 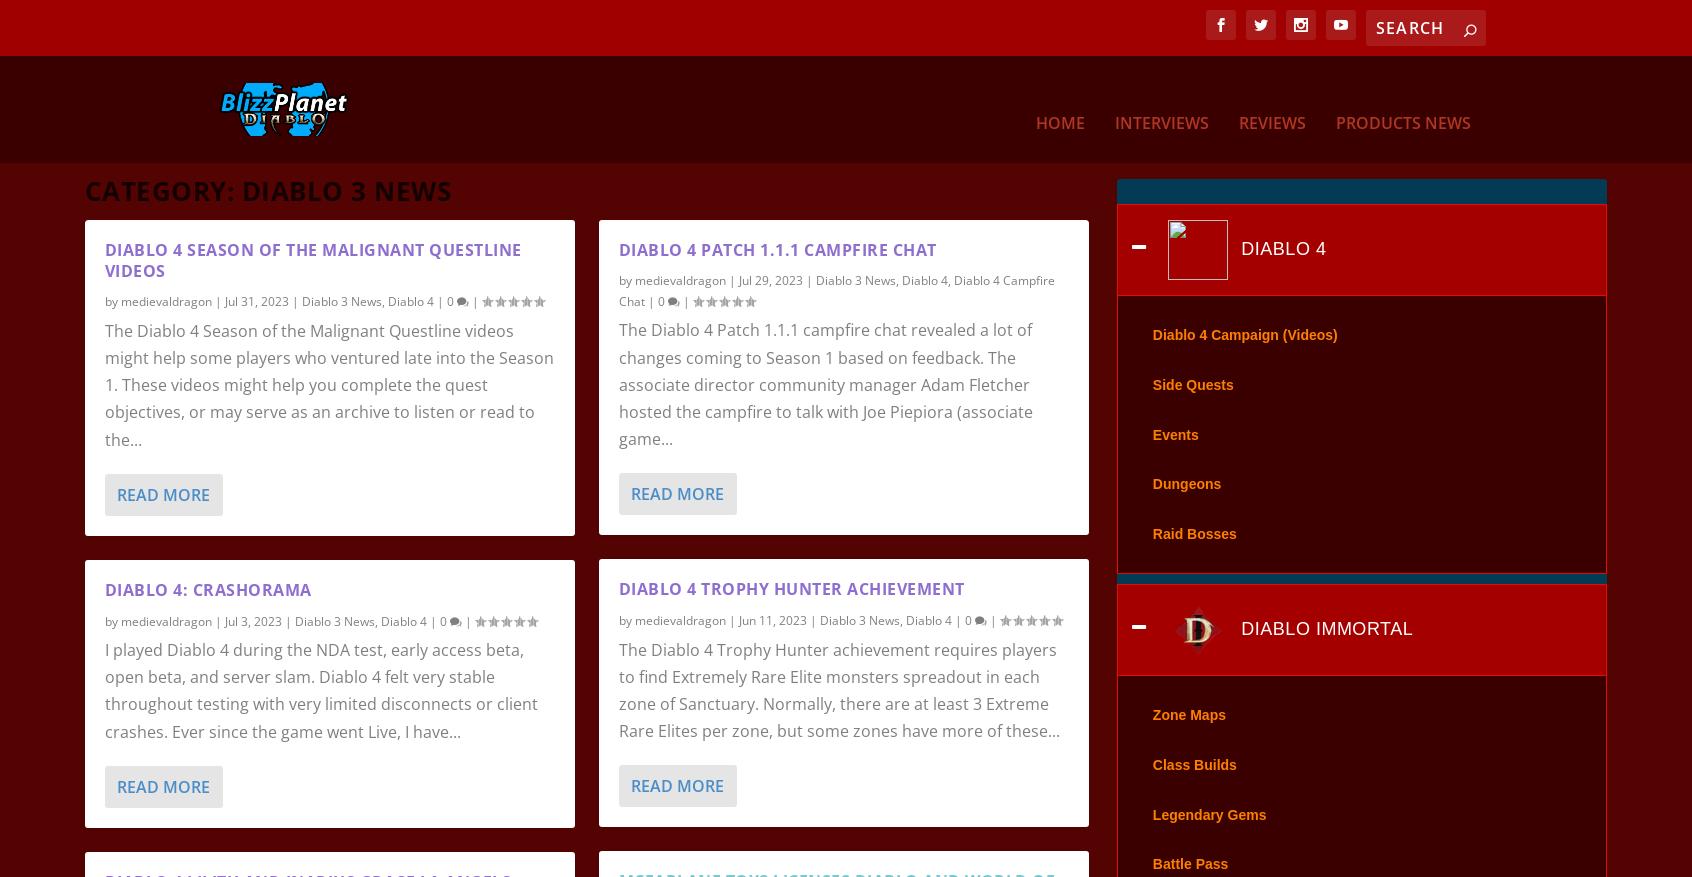 I want to click on 'Side Quests', so click(x=1191, y=411).